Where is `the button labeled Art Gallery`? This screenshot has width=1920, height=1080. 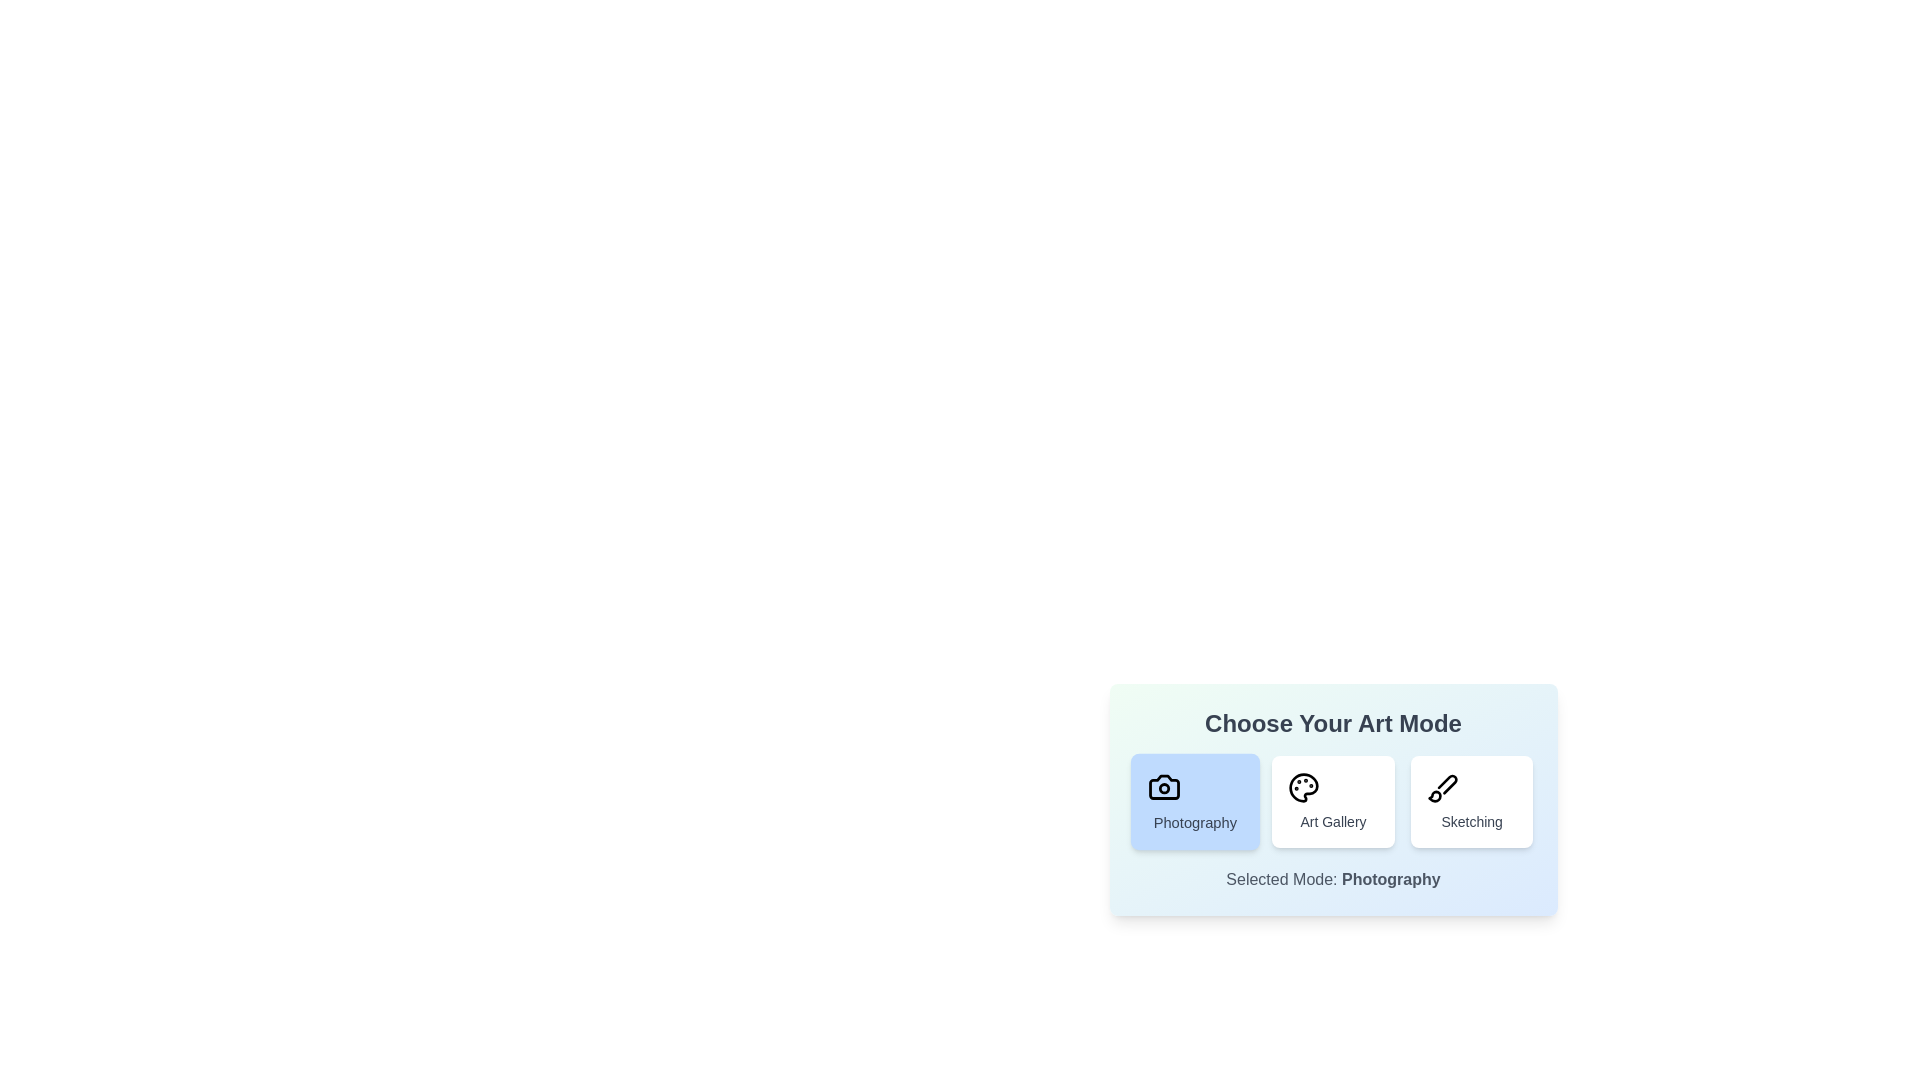
the button labeled Art Gallery is located at coordinates (1333, 801).